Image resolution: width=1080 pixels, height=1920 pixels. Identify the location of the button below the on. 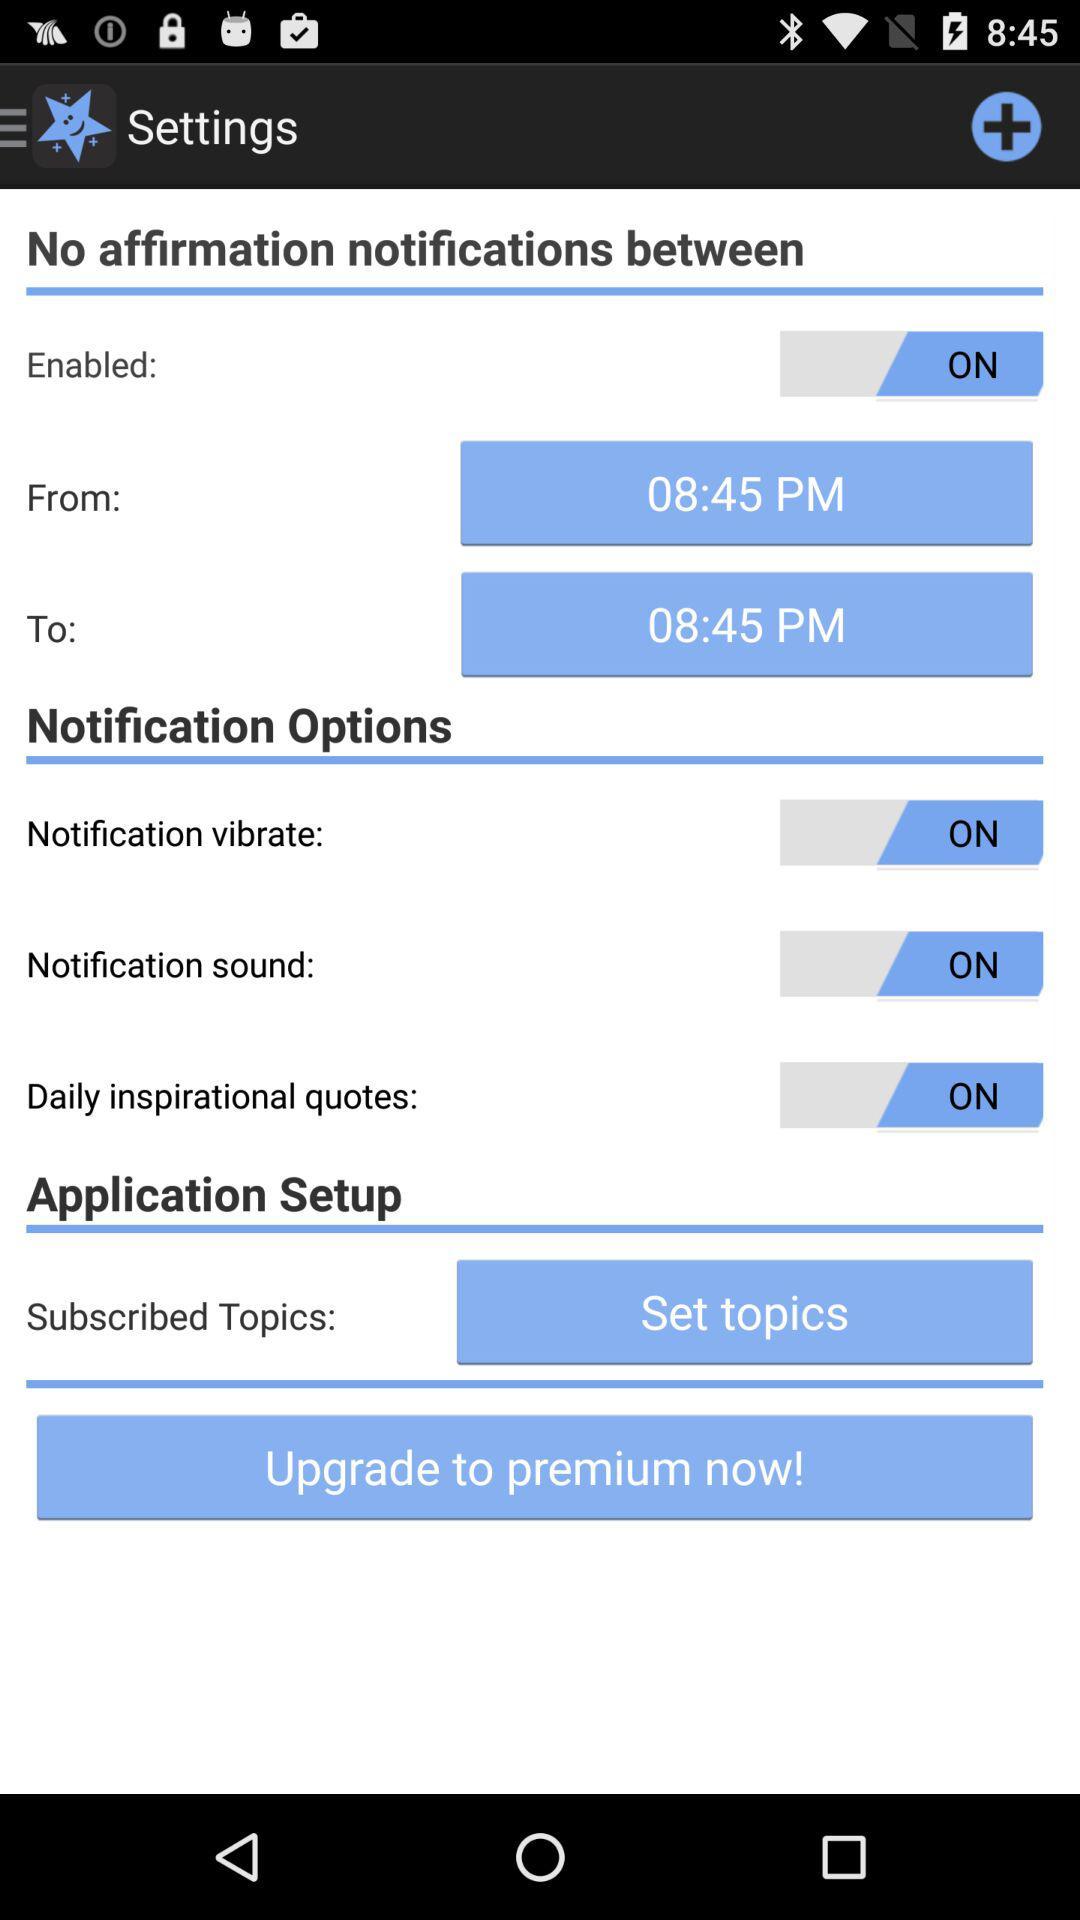
(746, 493).